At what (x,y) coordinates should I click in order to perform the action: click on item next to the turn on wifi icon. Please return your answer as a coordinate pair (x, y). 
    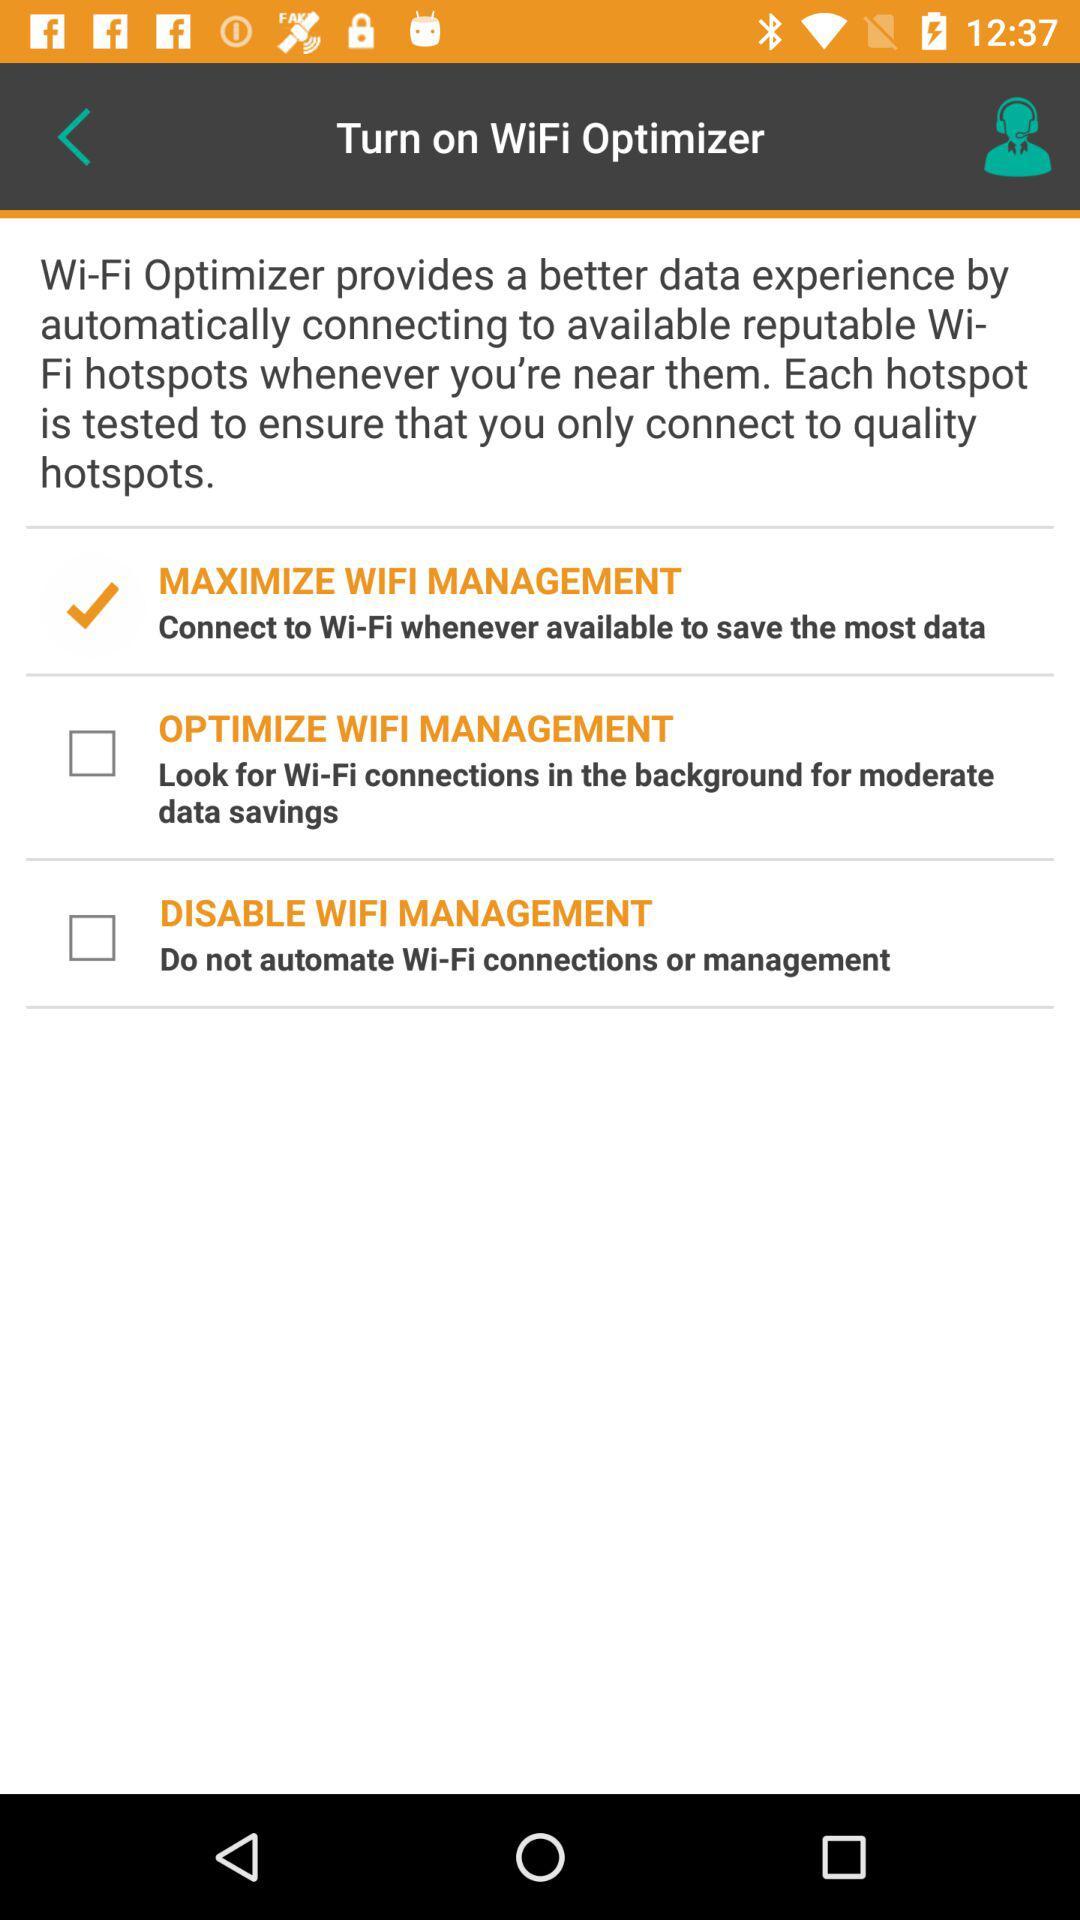
    Looking at the image, I should click on (72, 135).